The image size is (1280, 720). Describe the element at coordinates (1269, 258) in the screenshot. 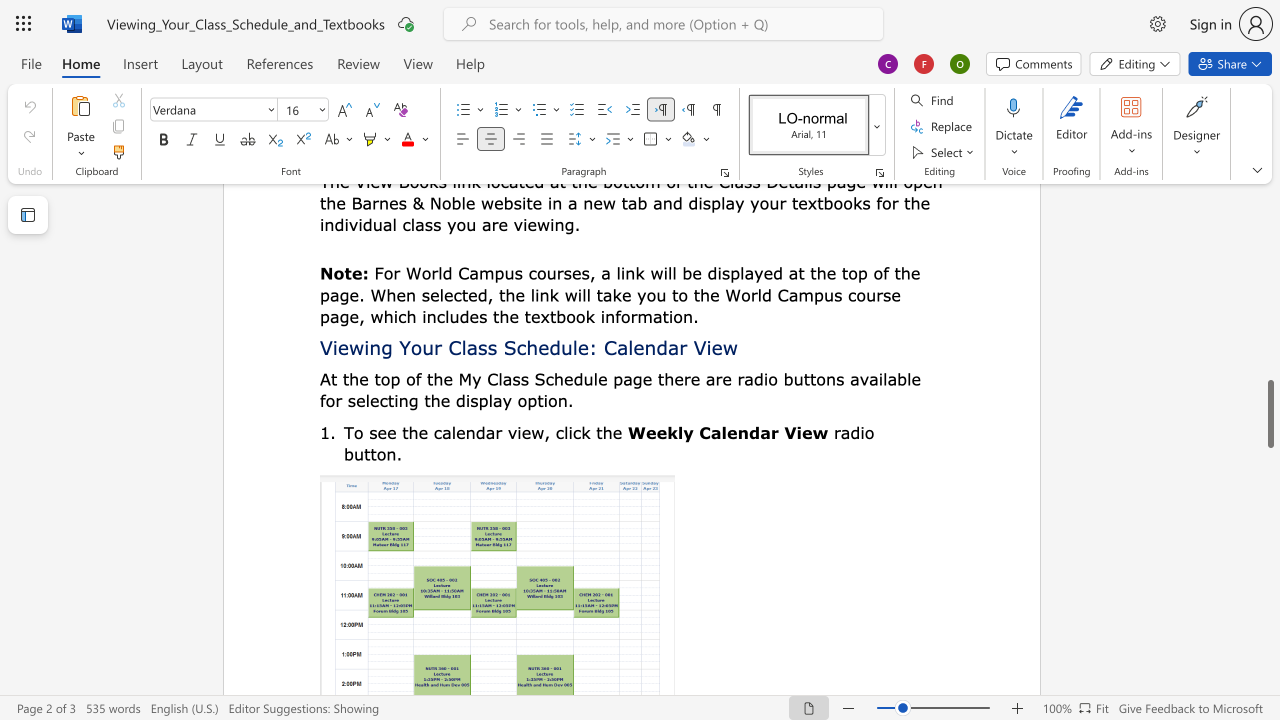

I see `the scrollbar to move the page up` at that location.